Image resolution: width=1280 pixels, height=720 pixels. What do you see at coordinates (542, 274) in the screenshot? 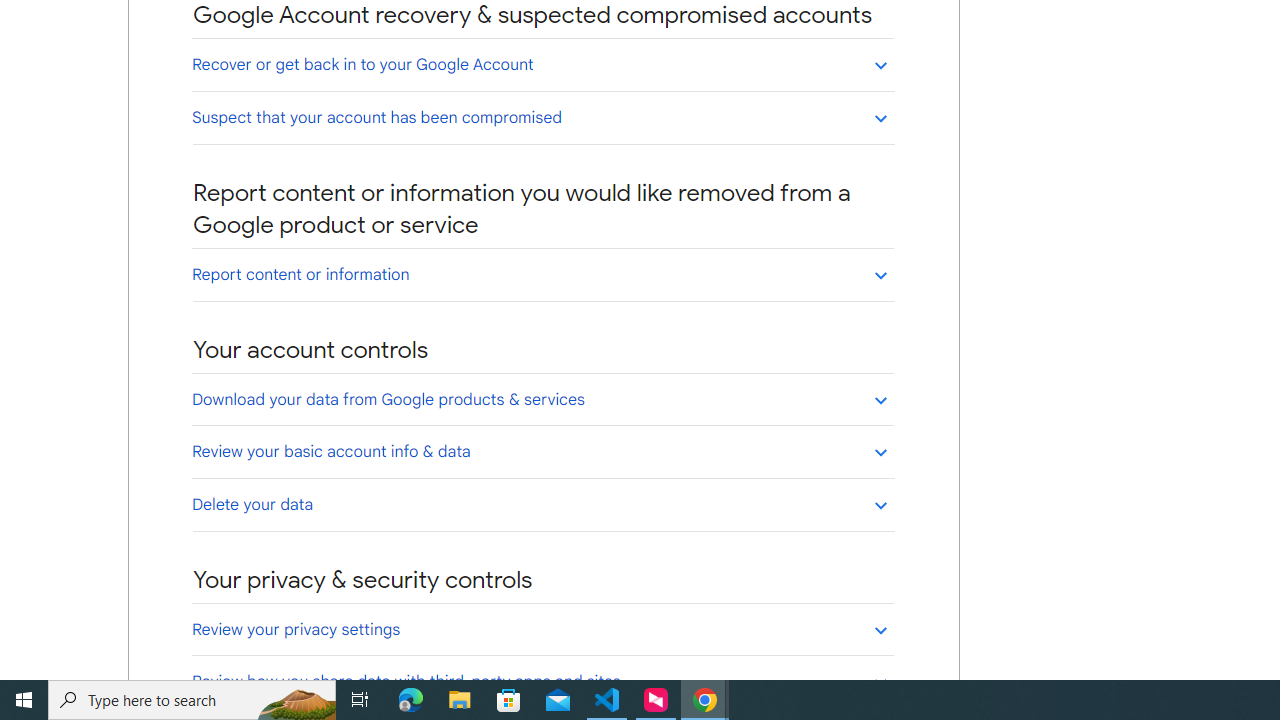
I see `'Report content or information'` at bounding box center [542, 274].